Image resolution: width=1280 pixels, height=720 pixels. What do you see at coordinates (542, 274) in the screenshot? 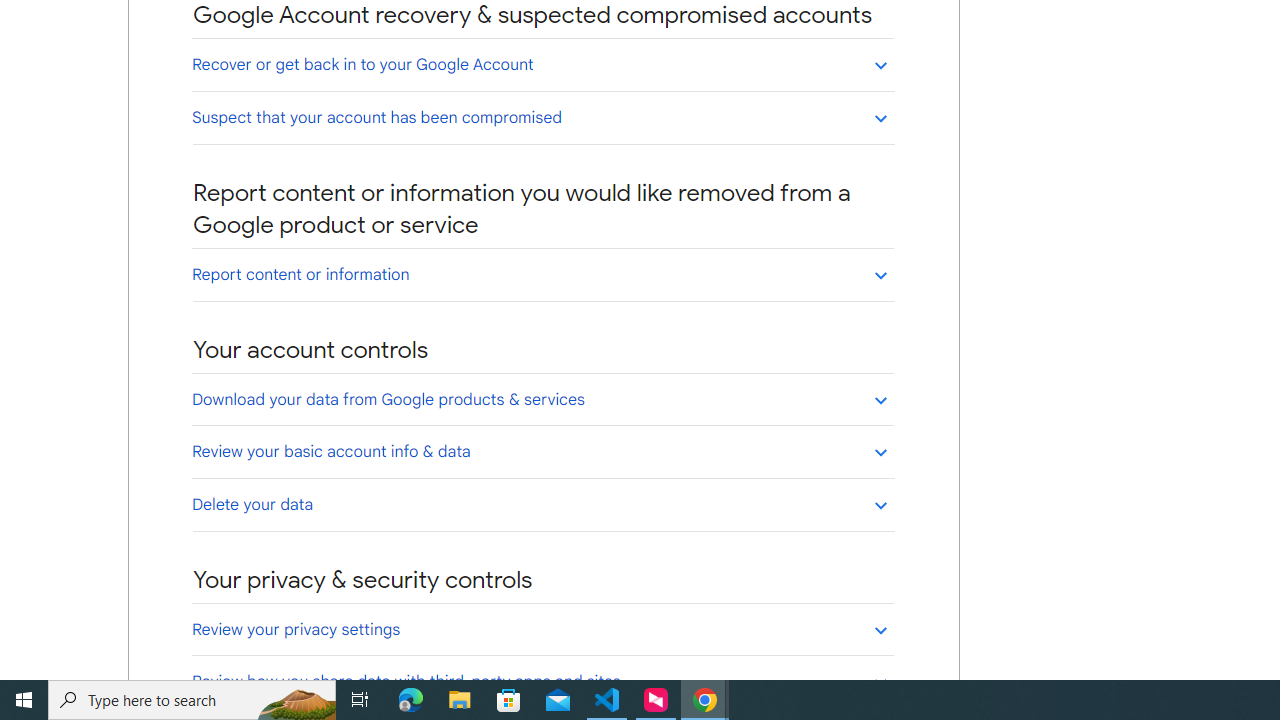
I see `'Report content or information'` at bounding box center [542, 274].